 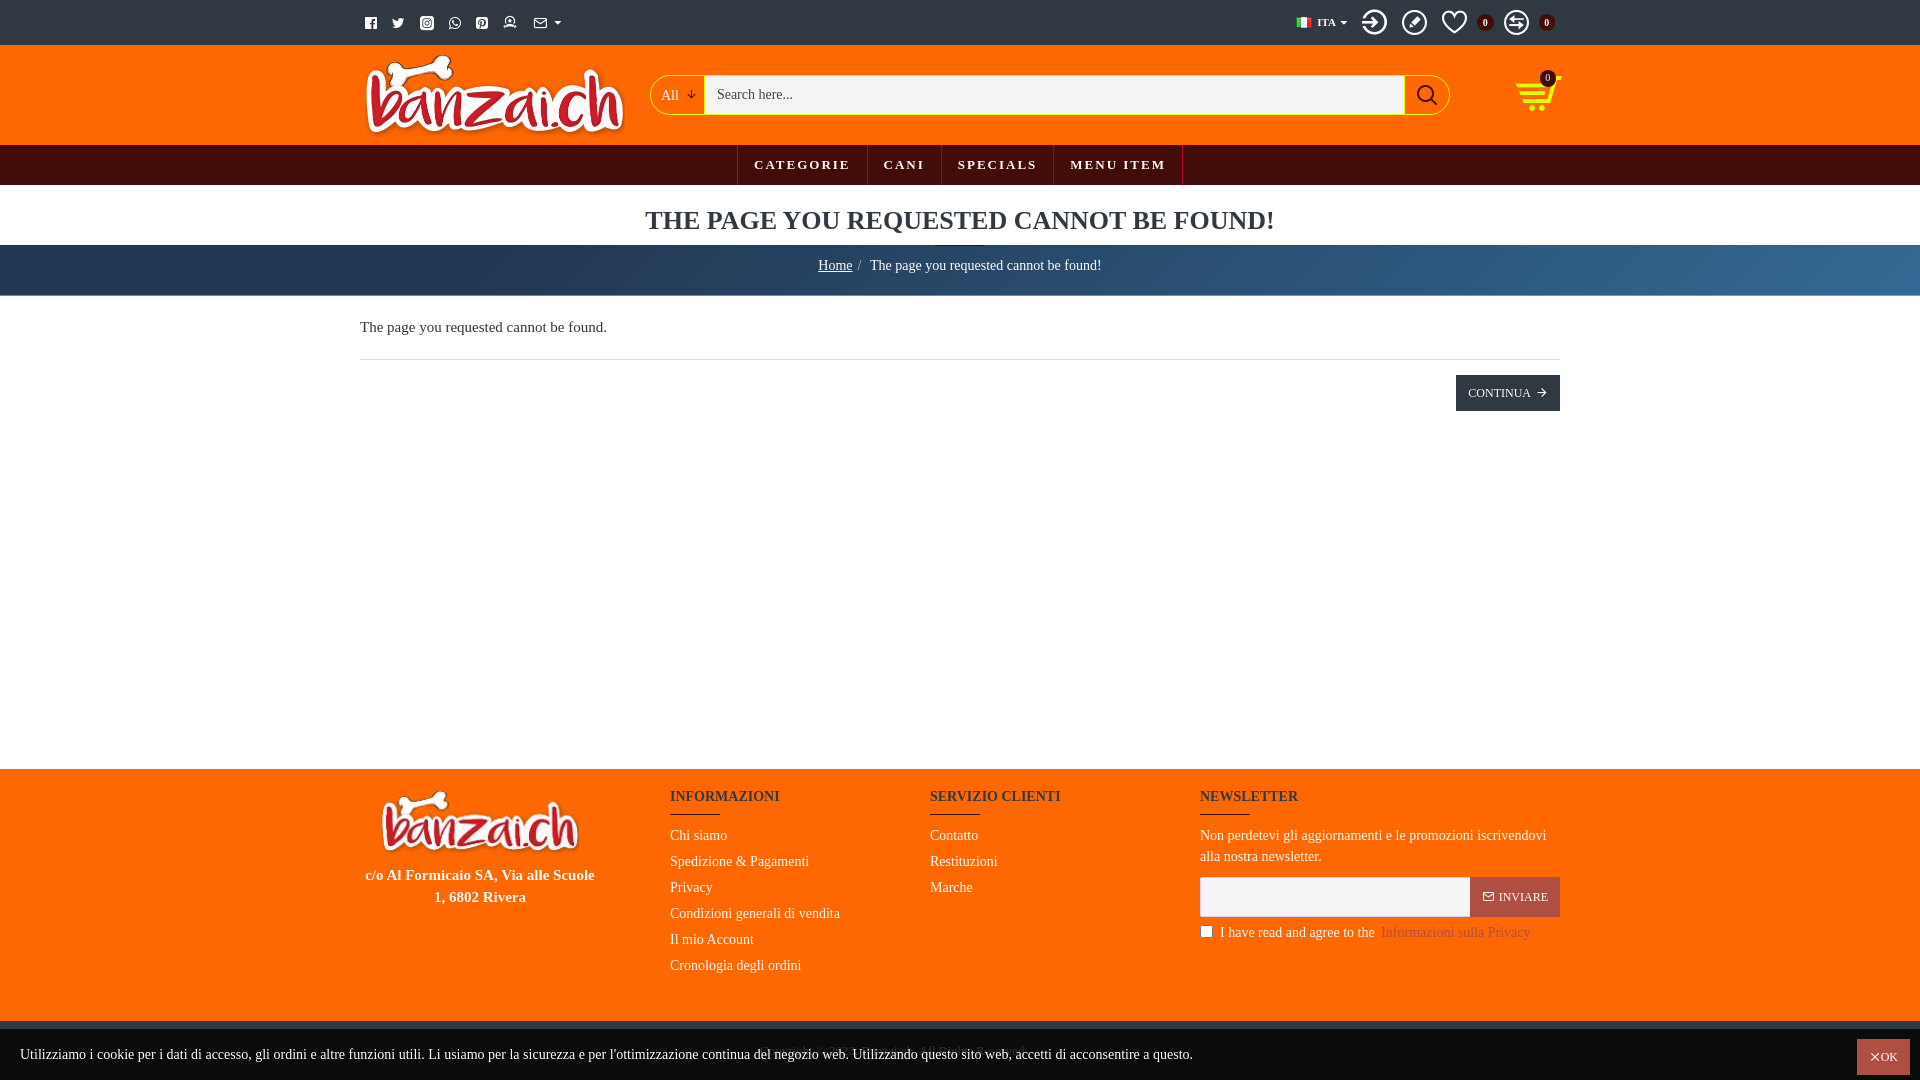 I want to click on 'Il mio Account', so click(x=711, y=941).